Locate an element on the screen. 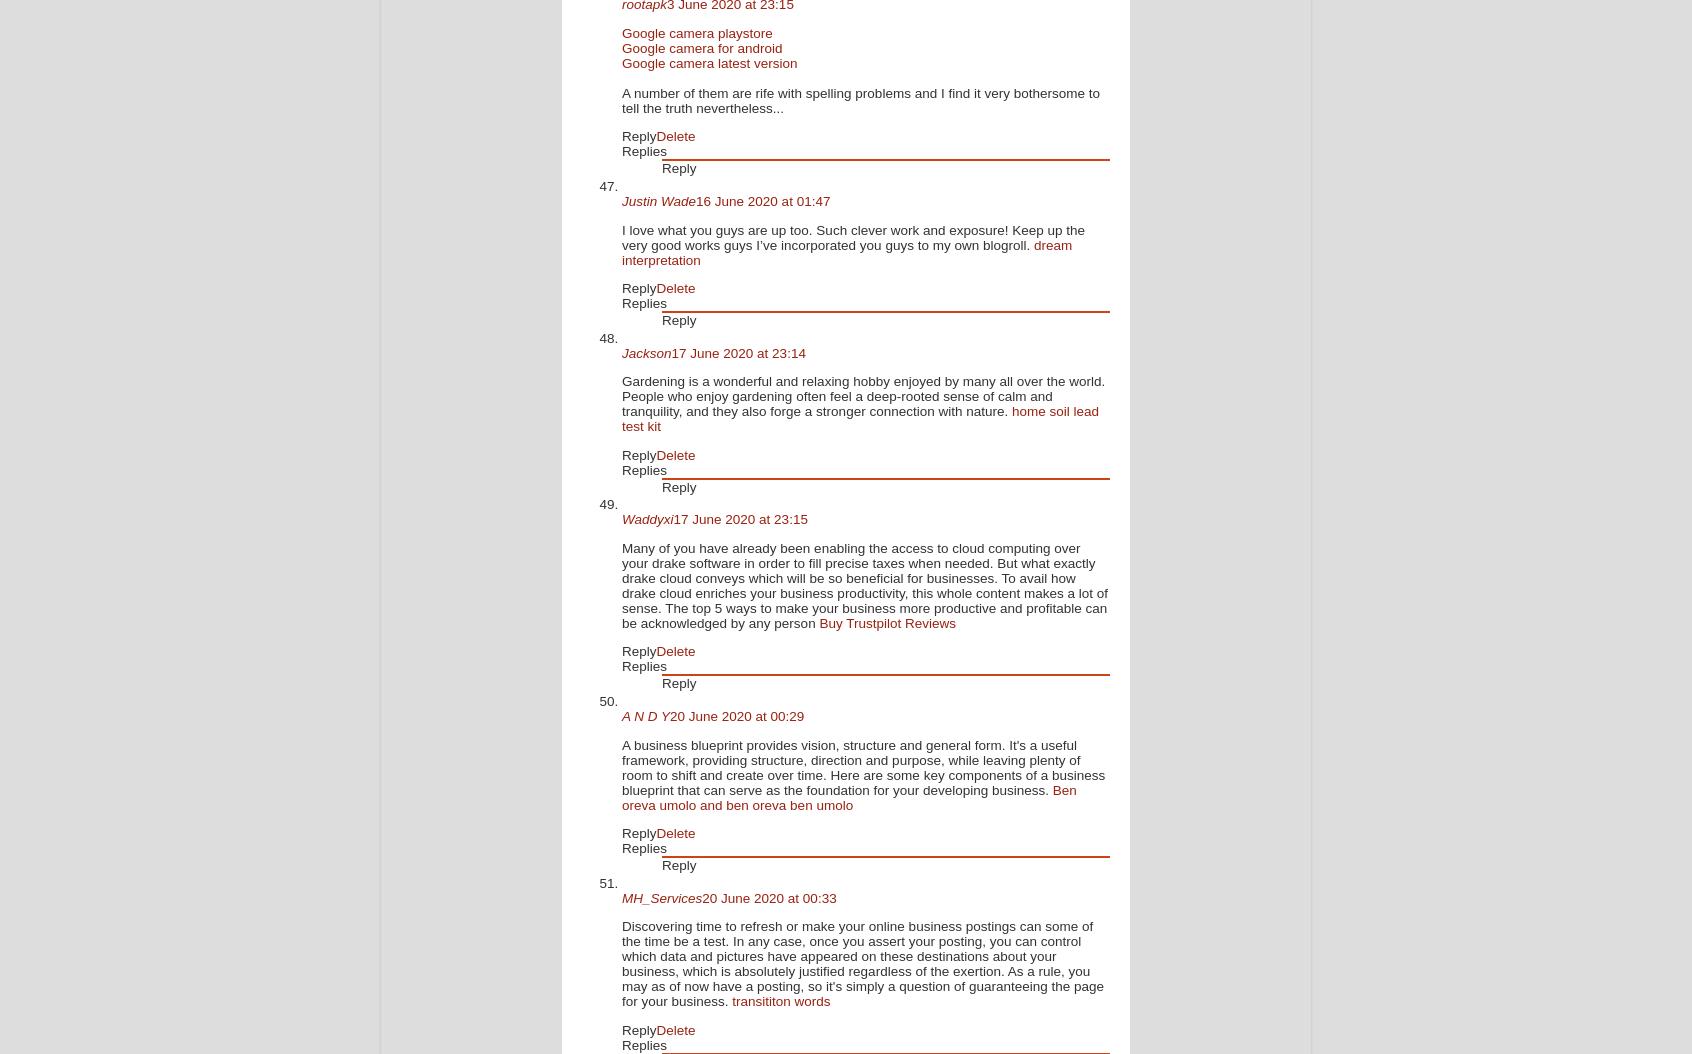 The height and width of the screenshot is (1054, 1692). 'Google camera latest version' is located at coordinates (620, 61).